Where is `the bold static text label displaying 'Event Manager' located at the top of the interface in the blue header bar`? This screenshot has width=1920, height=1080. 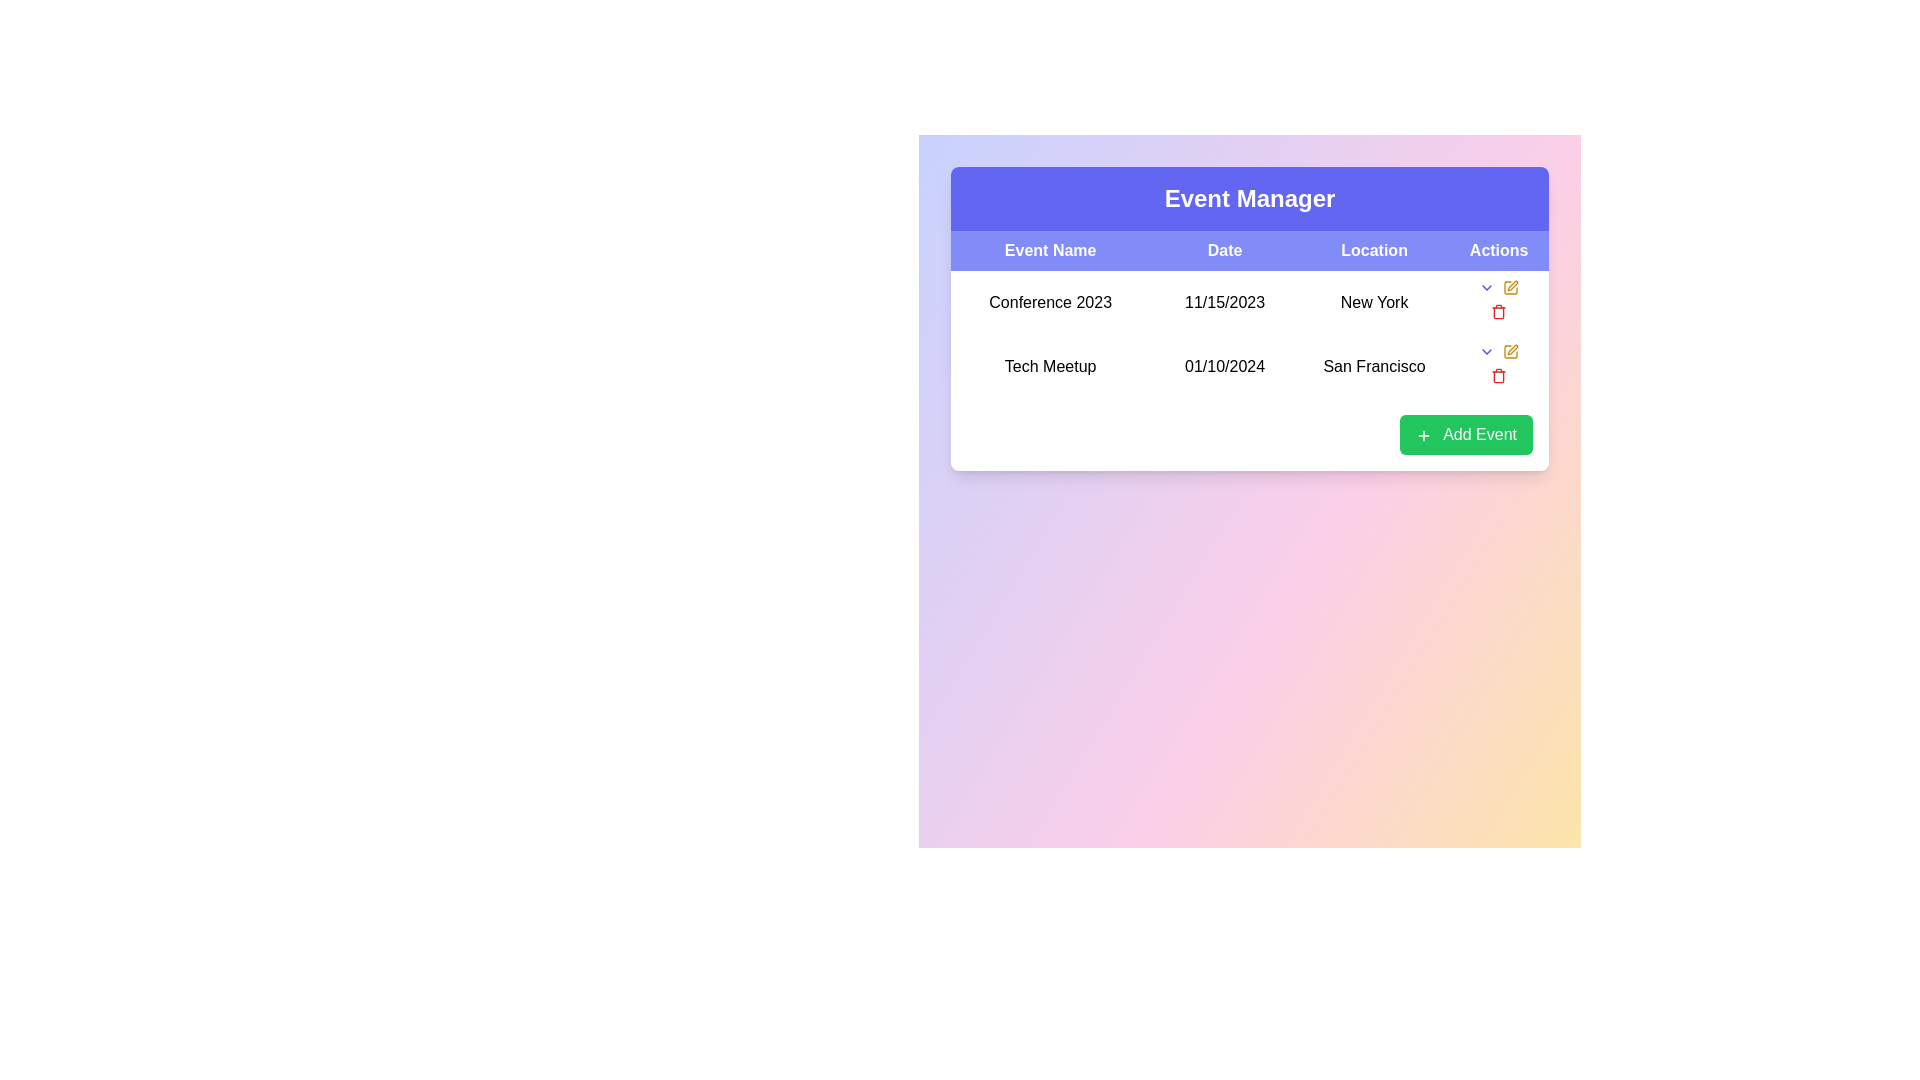 the bold static text label displaying 'Event Manager' located at the top of the interface in the blue header bar is located at coordinates (1248, 199).